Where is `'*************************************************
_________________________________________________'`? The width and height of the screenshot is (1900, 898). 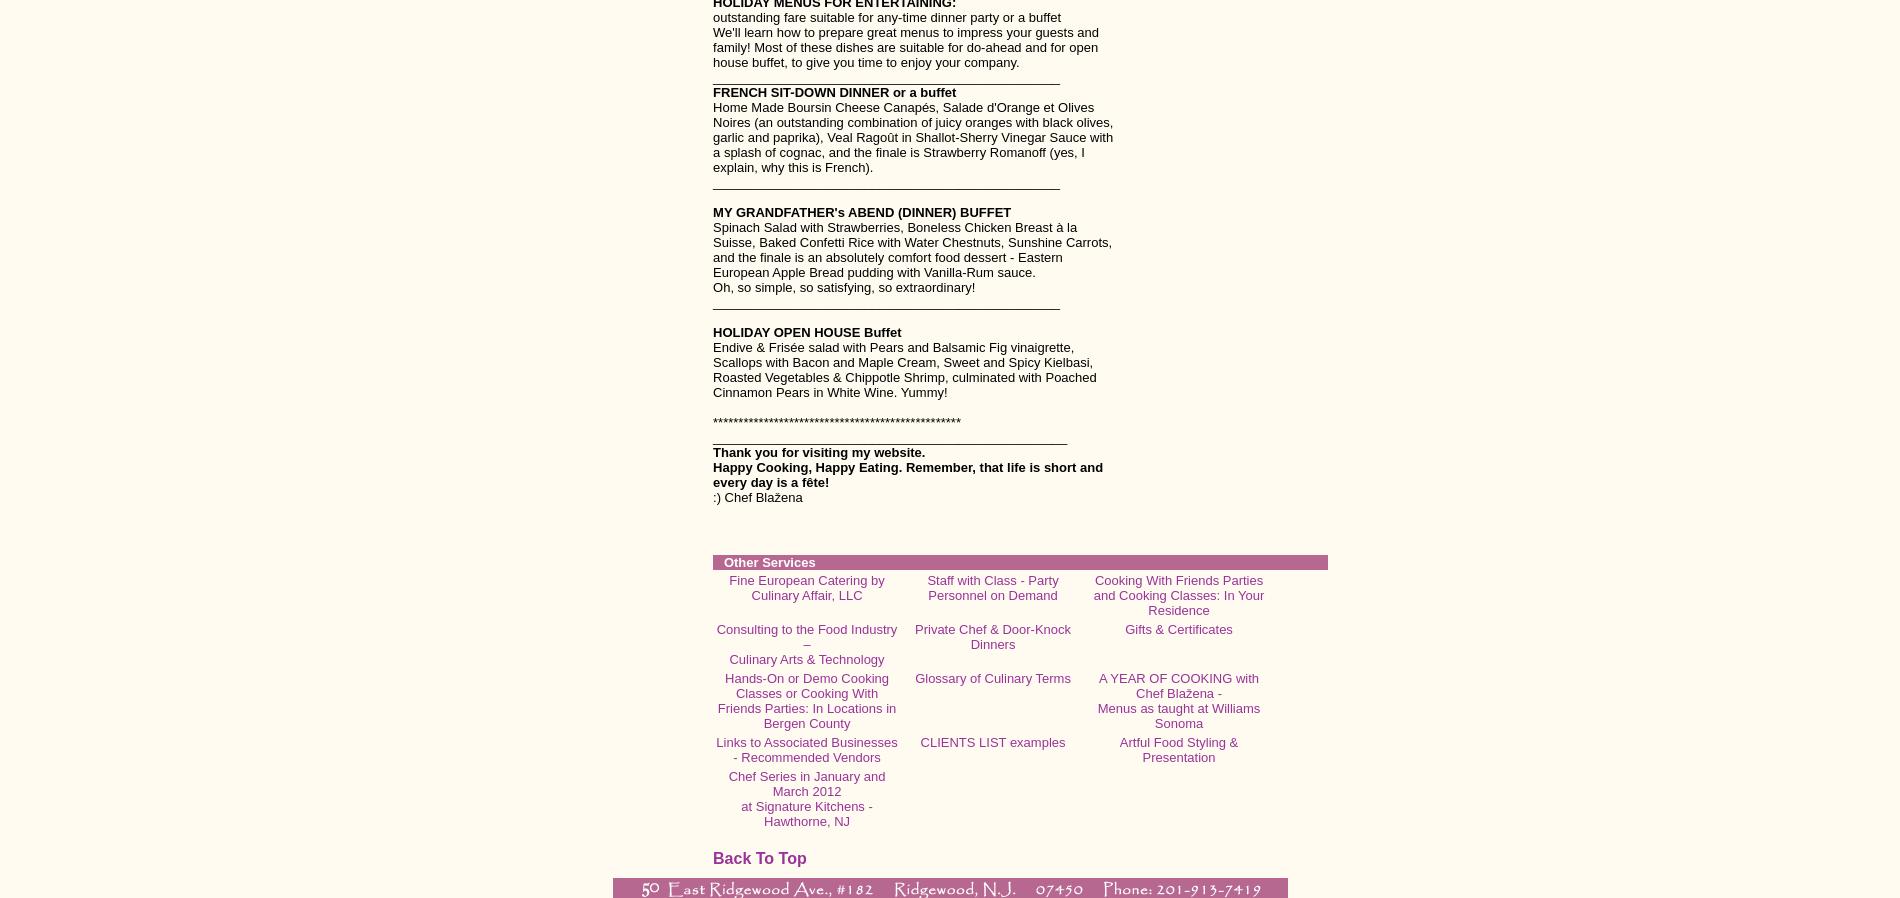
'*************************************************
_________________________________________________' is located at coordinates (888, 429).